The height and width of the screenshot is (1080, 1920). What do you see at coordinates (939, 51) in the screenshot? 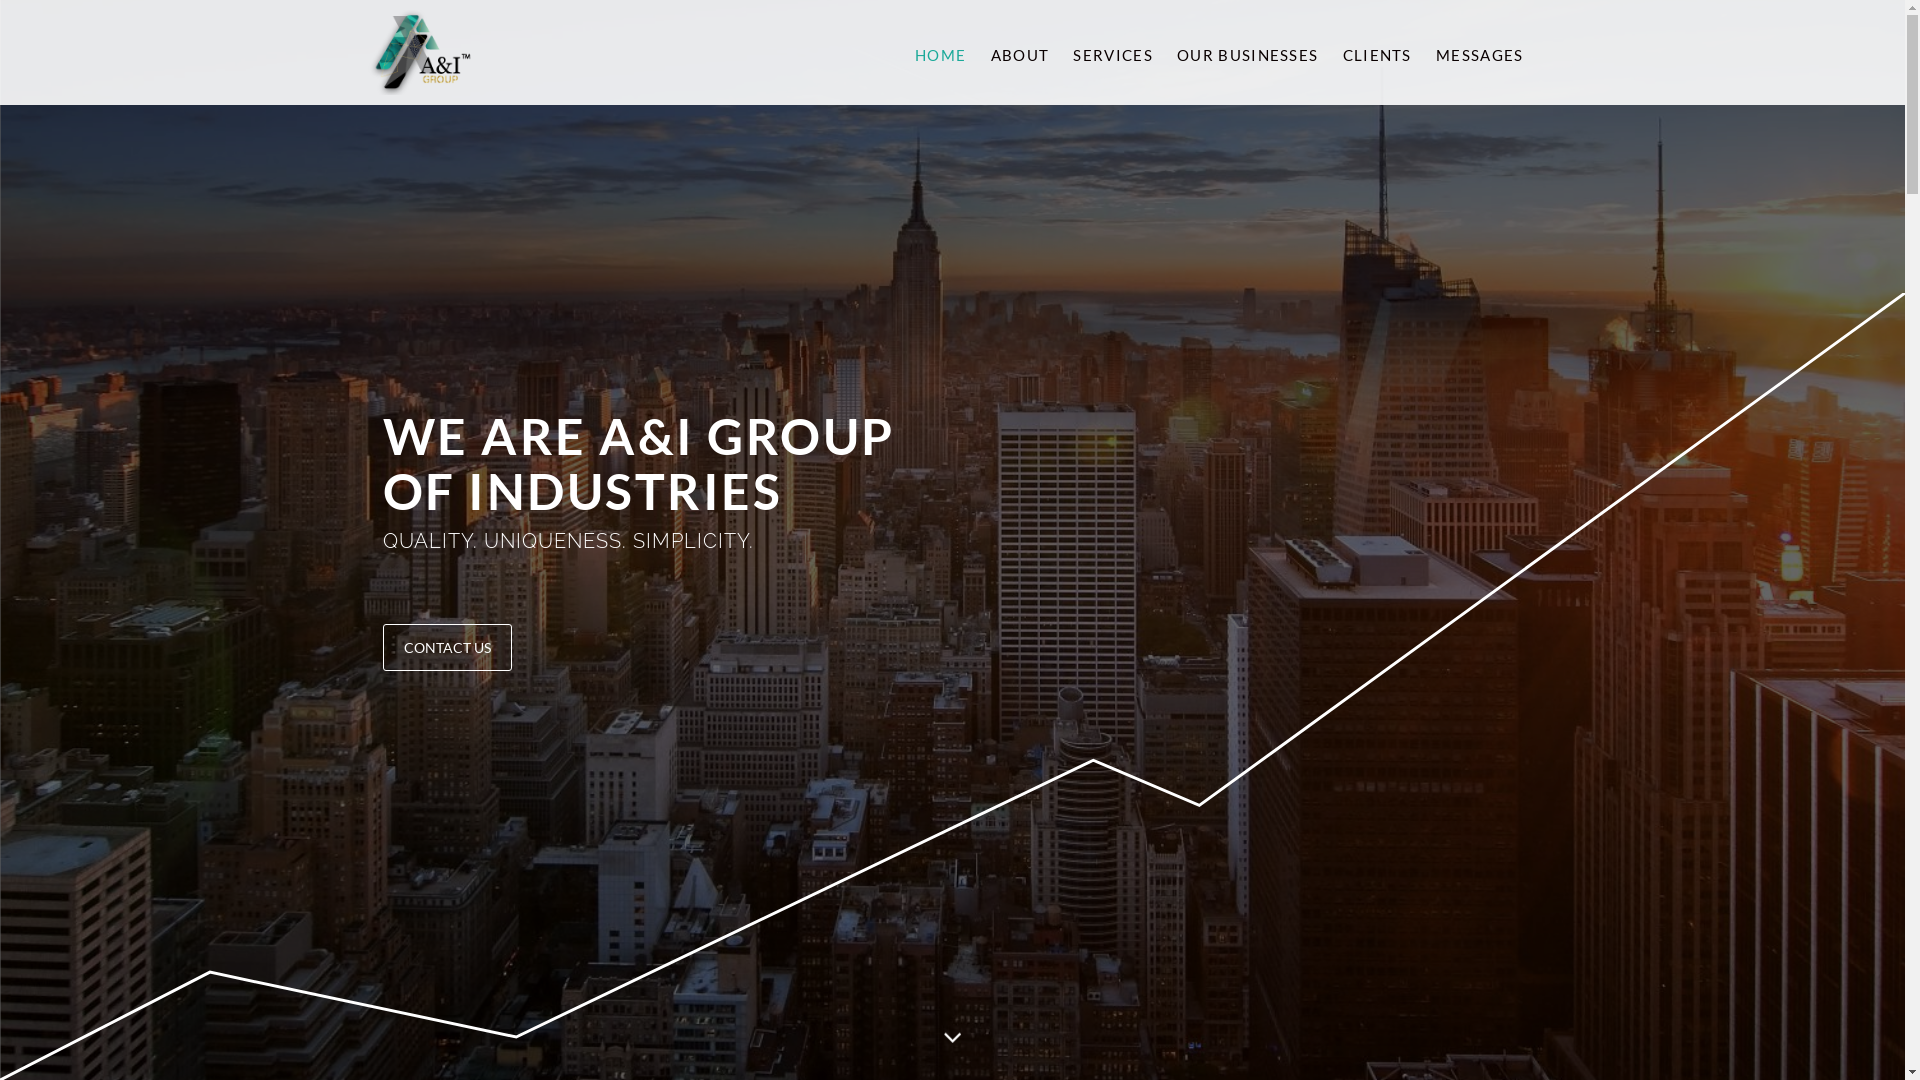
I see `'HOME'` at bounding box center [939, 51].